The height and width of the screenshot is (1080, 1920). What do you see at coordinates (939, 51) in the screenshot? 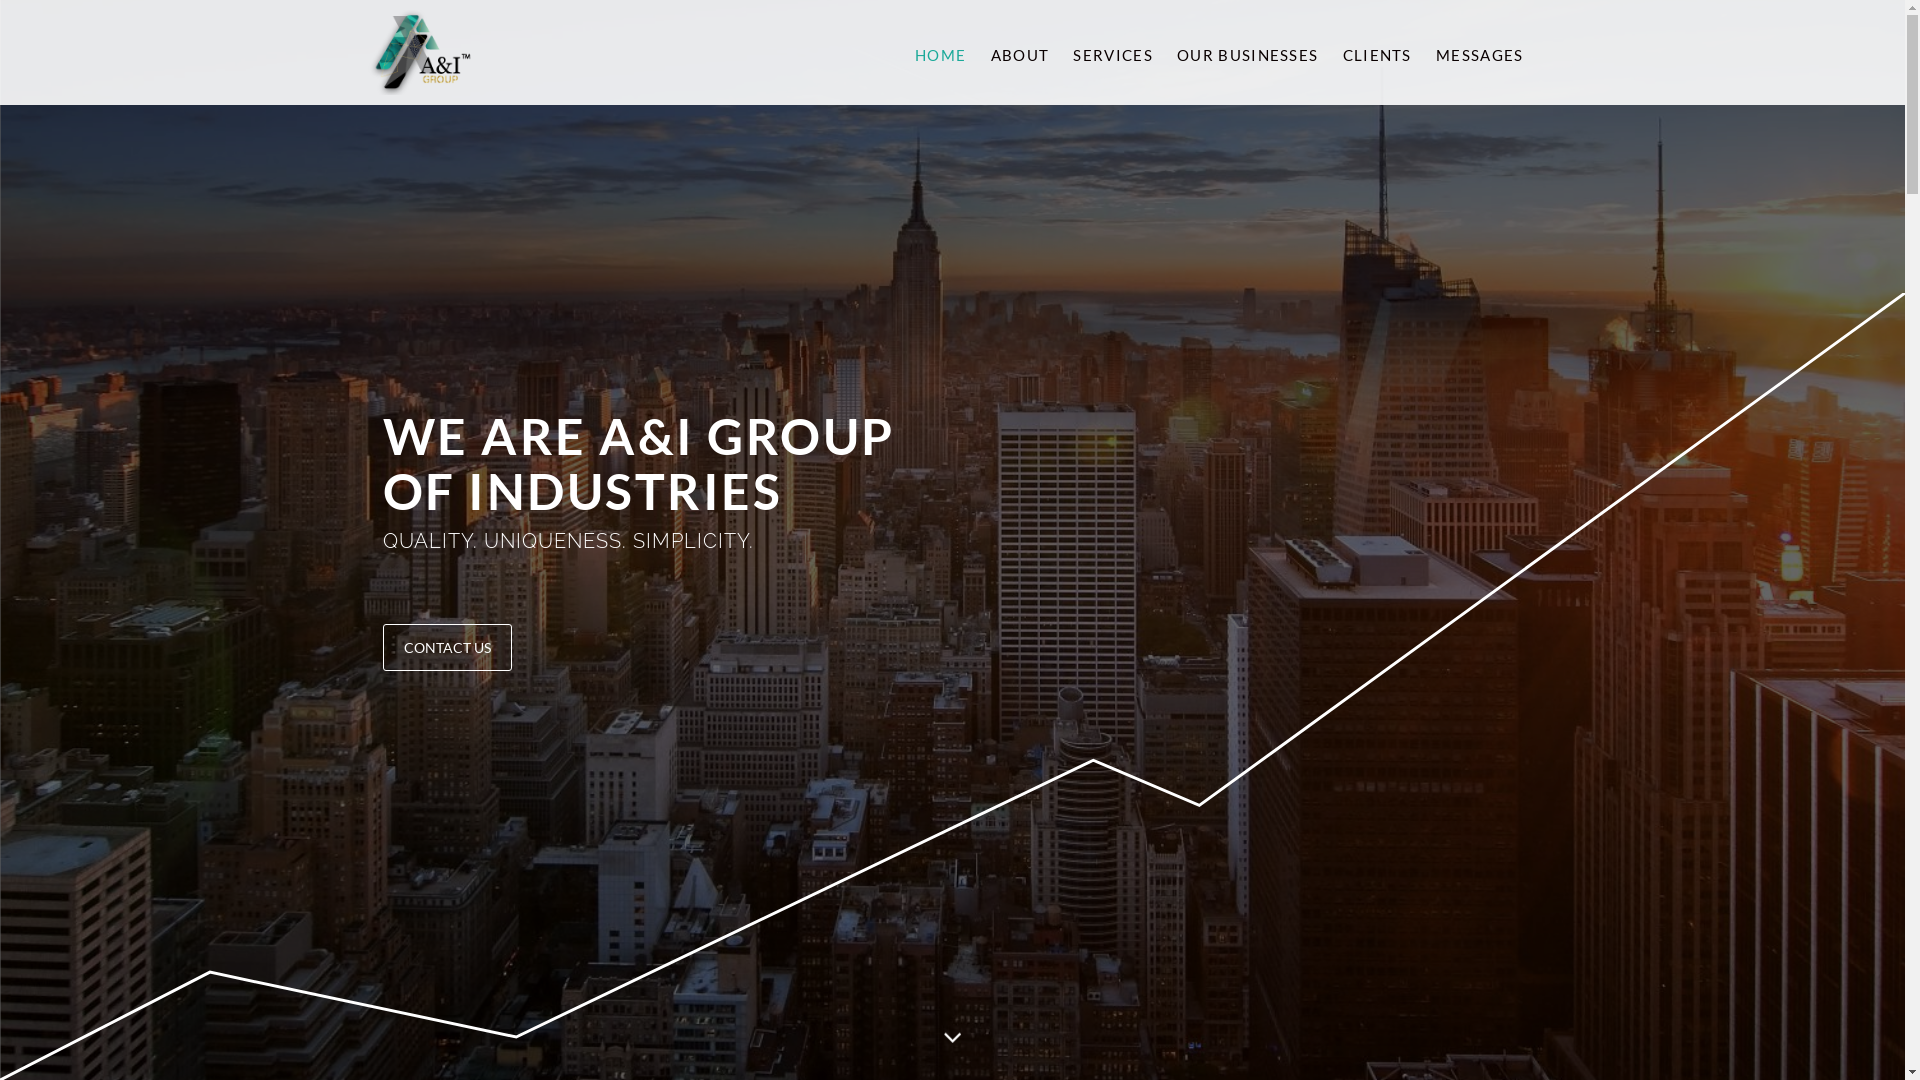
I see `'HOME'` at bounding box center [939, 51].